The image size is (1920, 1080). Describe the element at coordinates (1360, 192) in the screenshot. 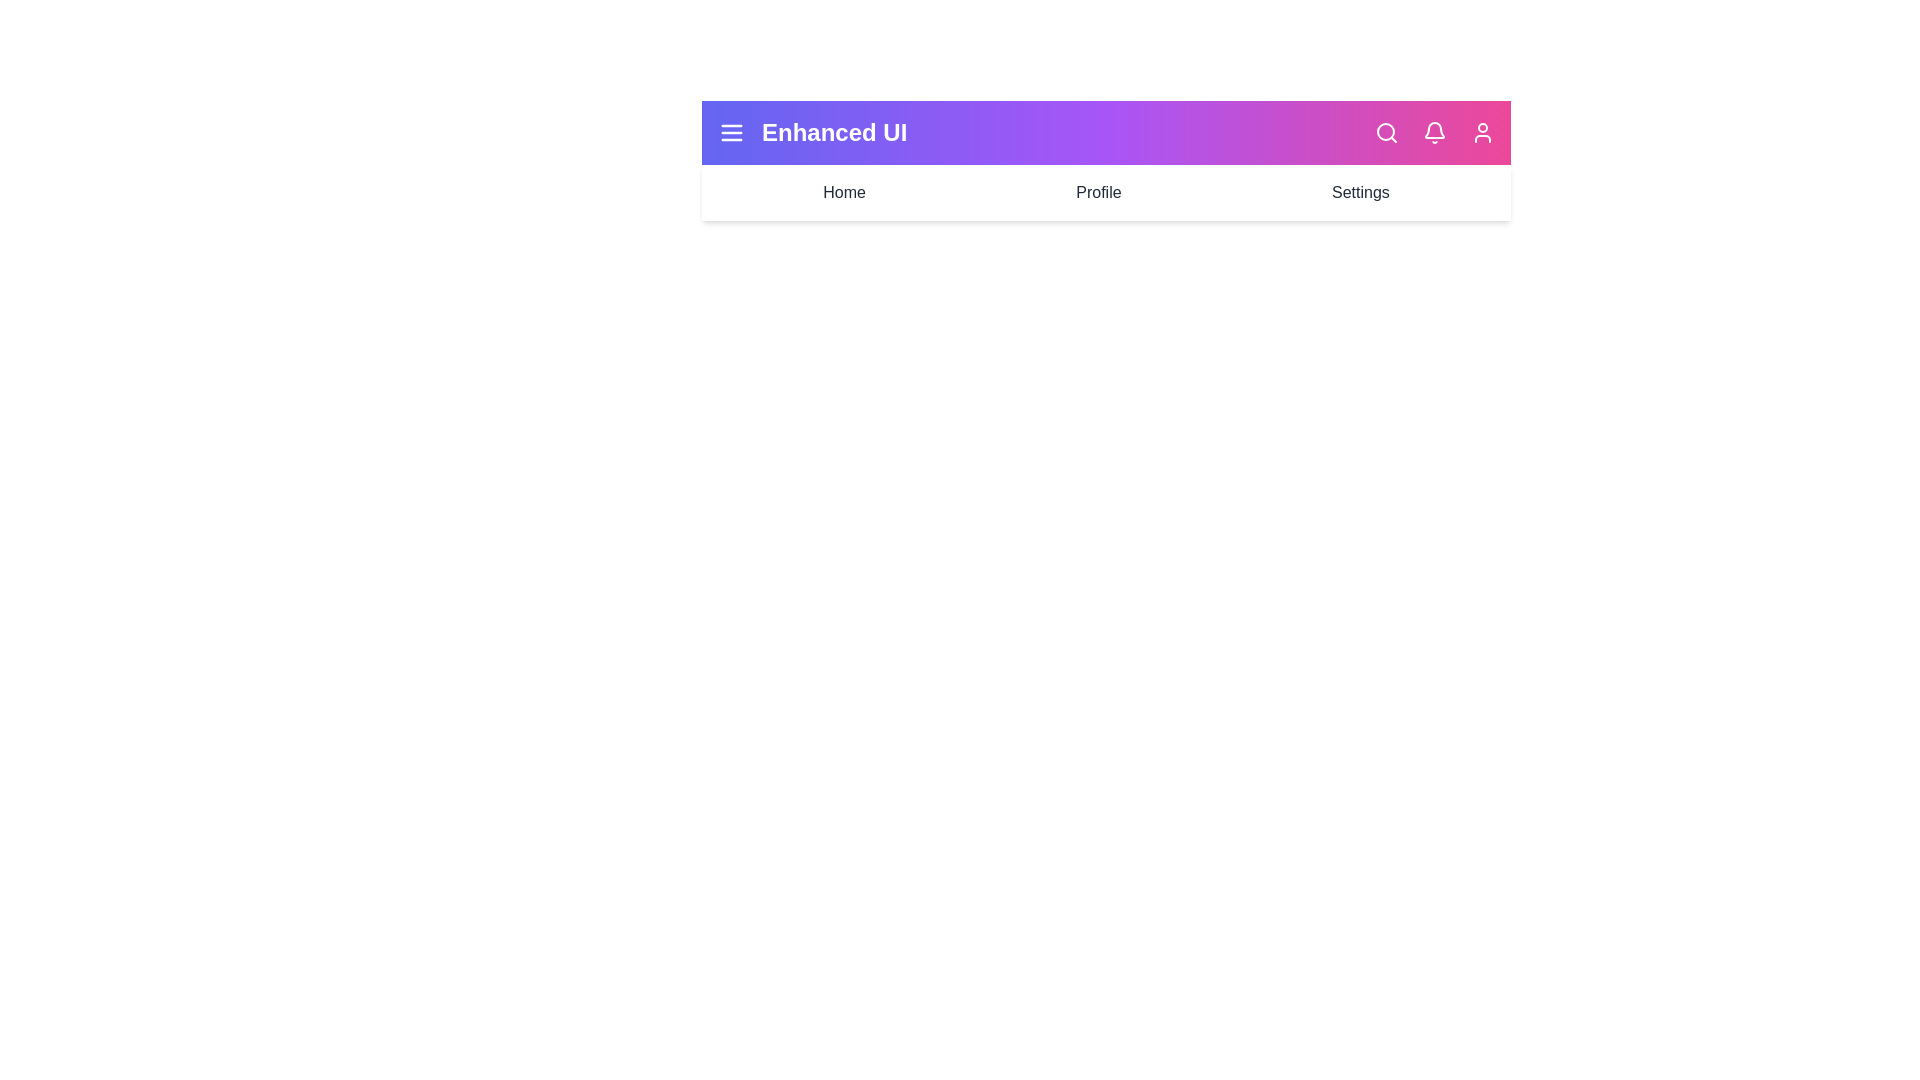

I see `the Settings navigation item in the EnhancedAppBar` at that location.